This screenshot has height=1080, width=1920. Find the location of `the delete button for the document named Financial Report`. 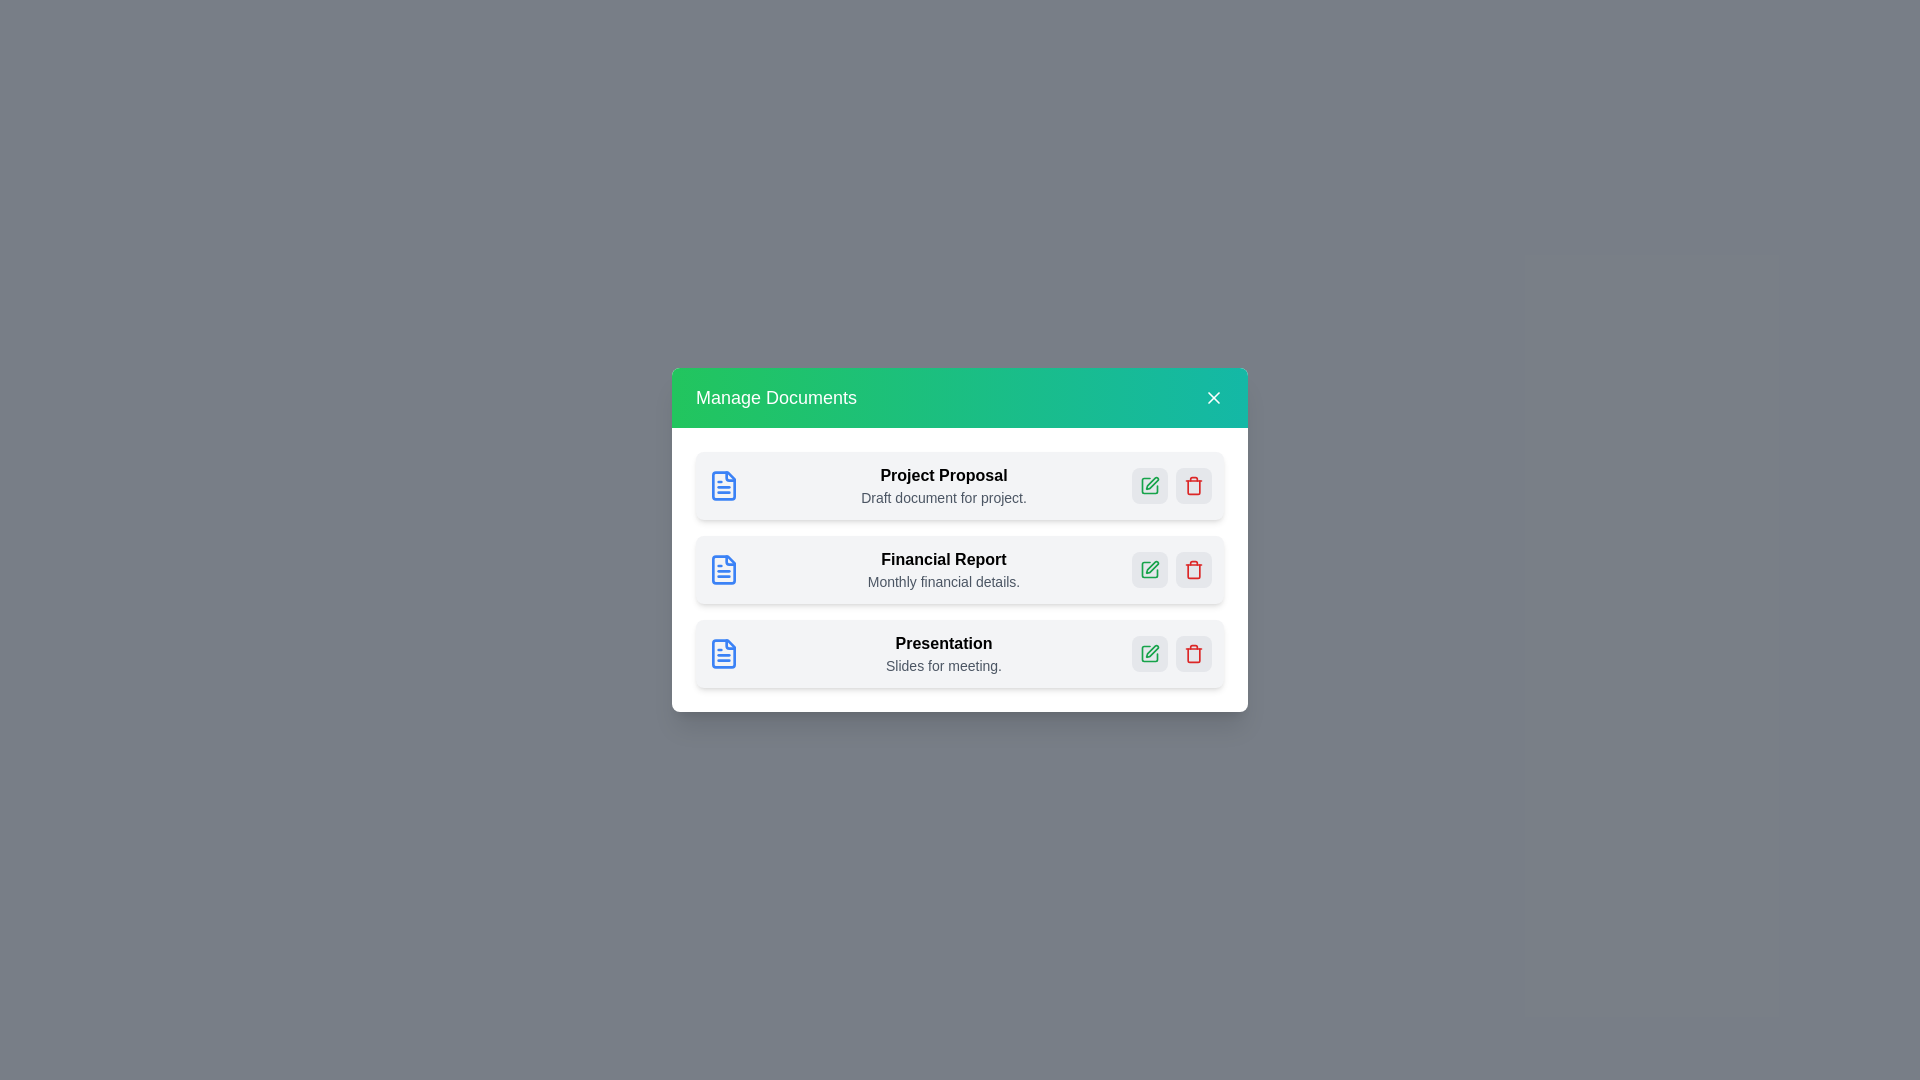

the delete button for the document named Financial Report is located at coordinates (1194, 570).